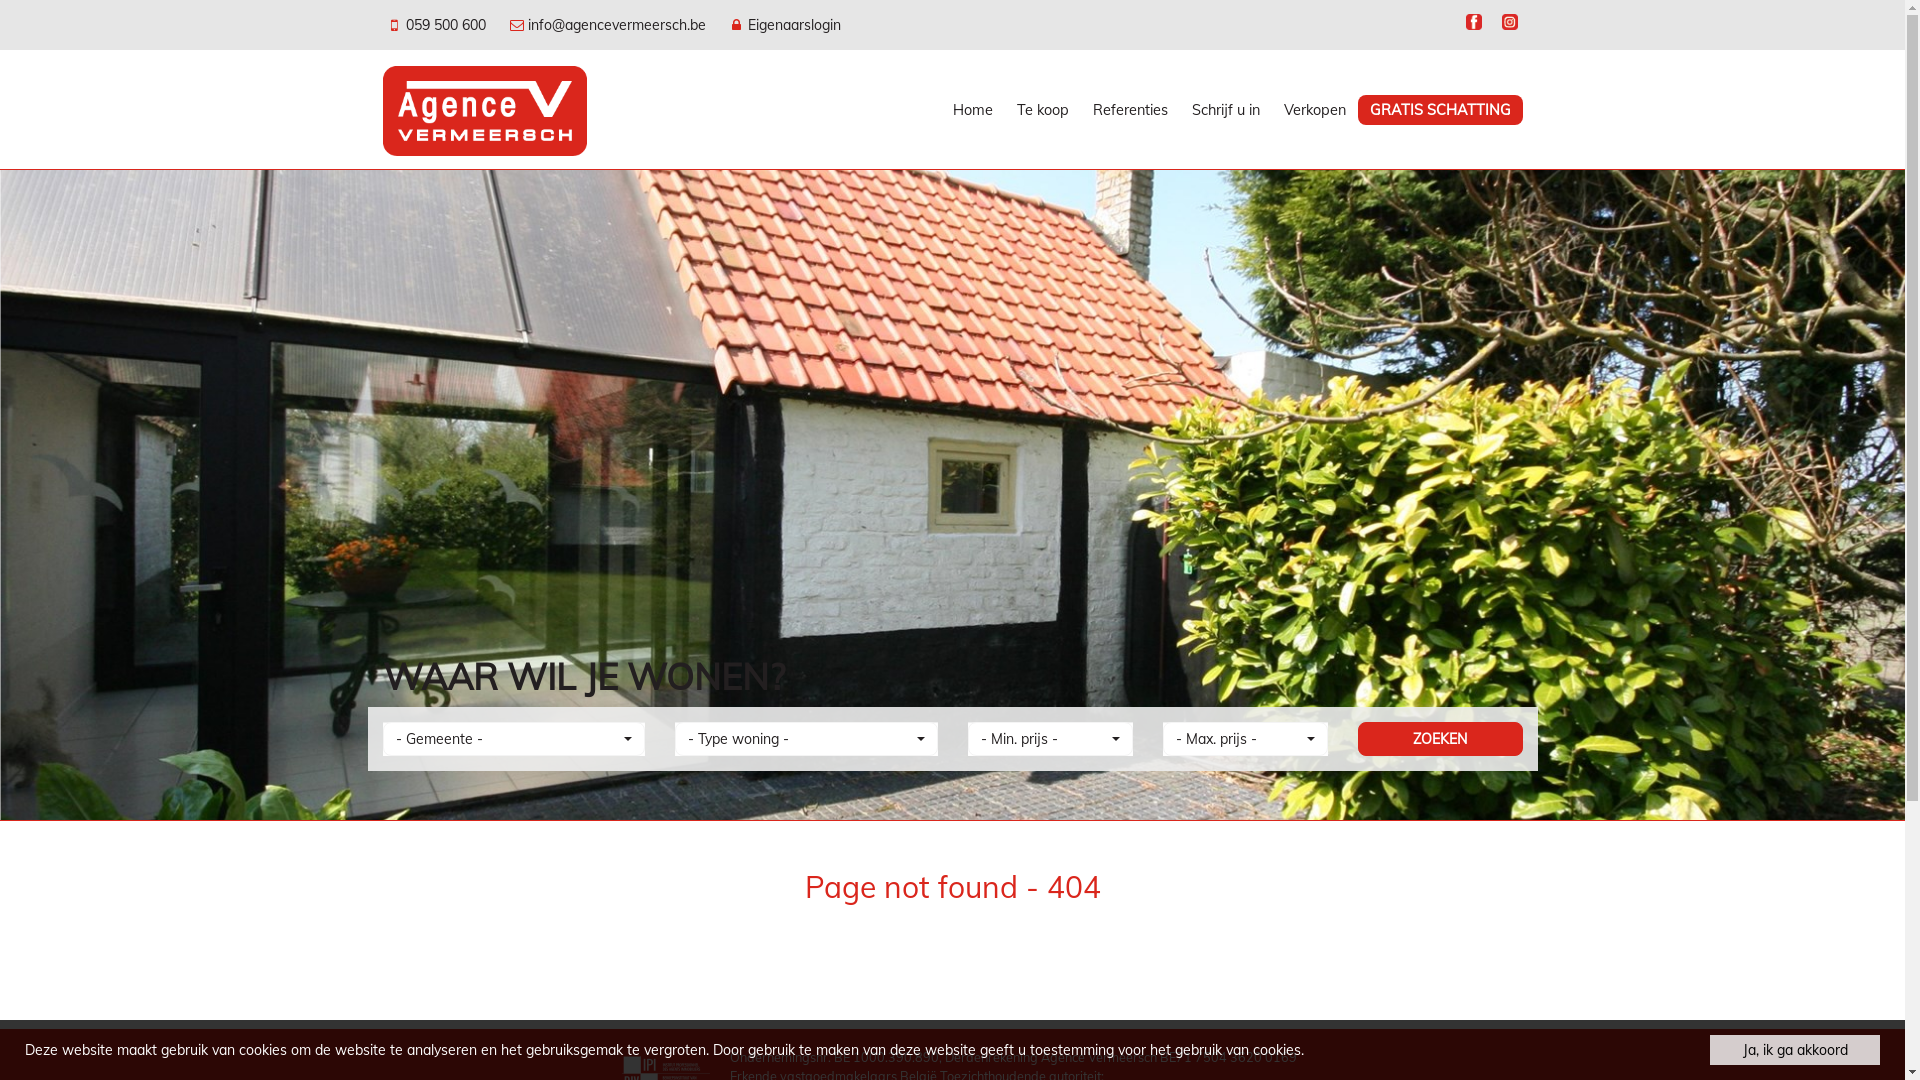 The width and height of the screenshot is (1920, 1080). I want to click on '- Type woning -, so click(806, 739).